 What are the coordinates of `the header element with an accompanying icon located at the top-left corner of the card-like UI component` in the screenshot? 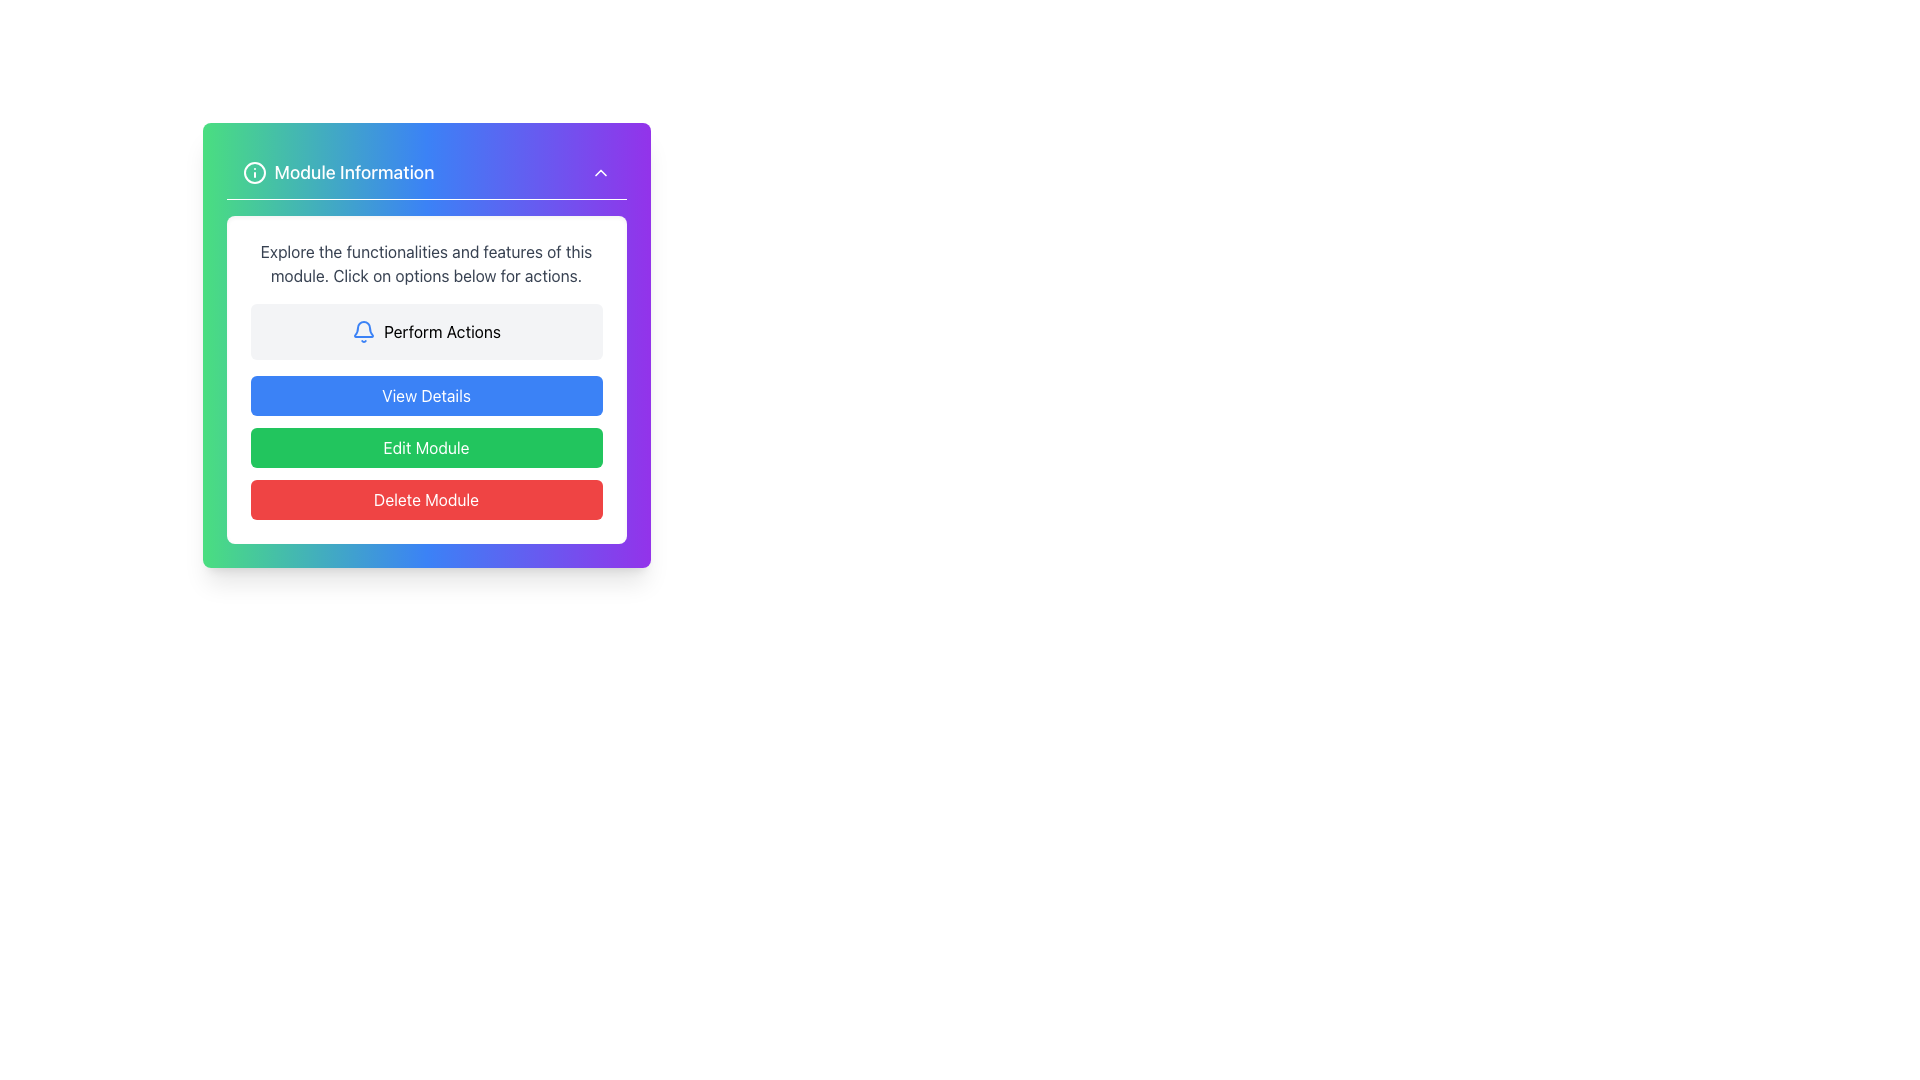 It's located at (338, 172).